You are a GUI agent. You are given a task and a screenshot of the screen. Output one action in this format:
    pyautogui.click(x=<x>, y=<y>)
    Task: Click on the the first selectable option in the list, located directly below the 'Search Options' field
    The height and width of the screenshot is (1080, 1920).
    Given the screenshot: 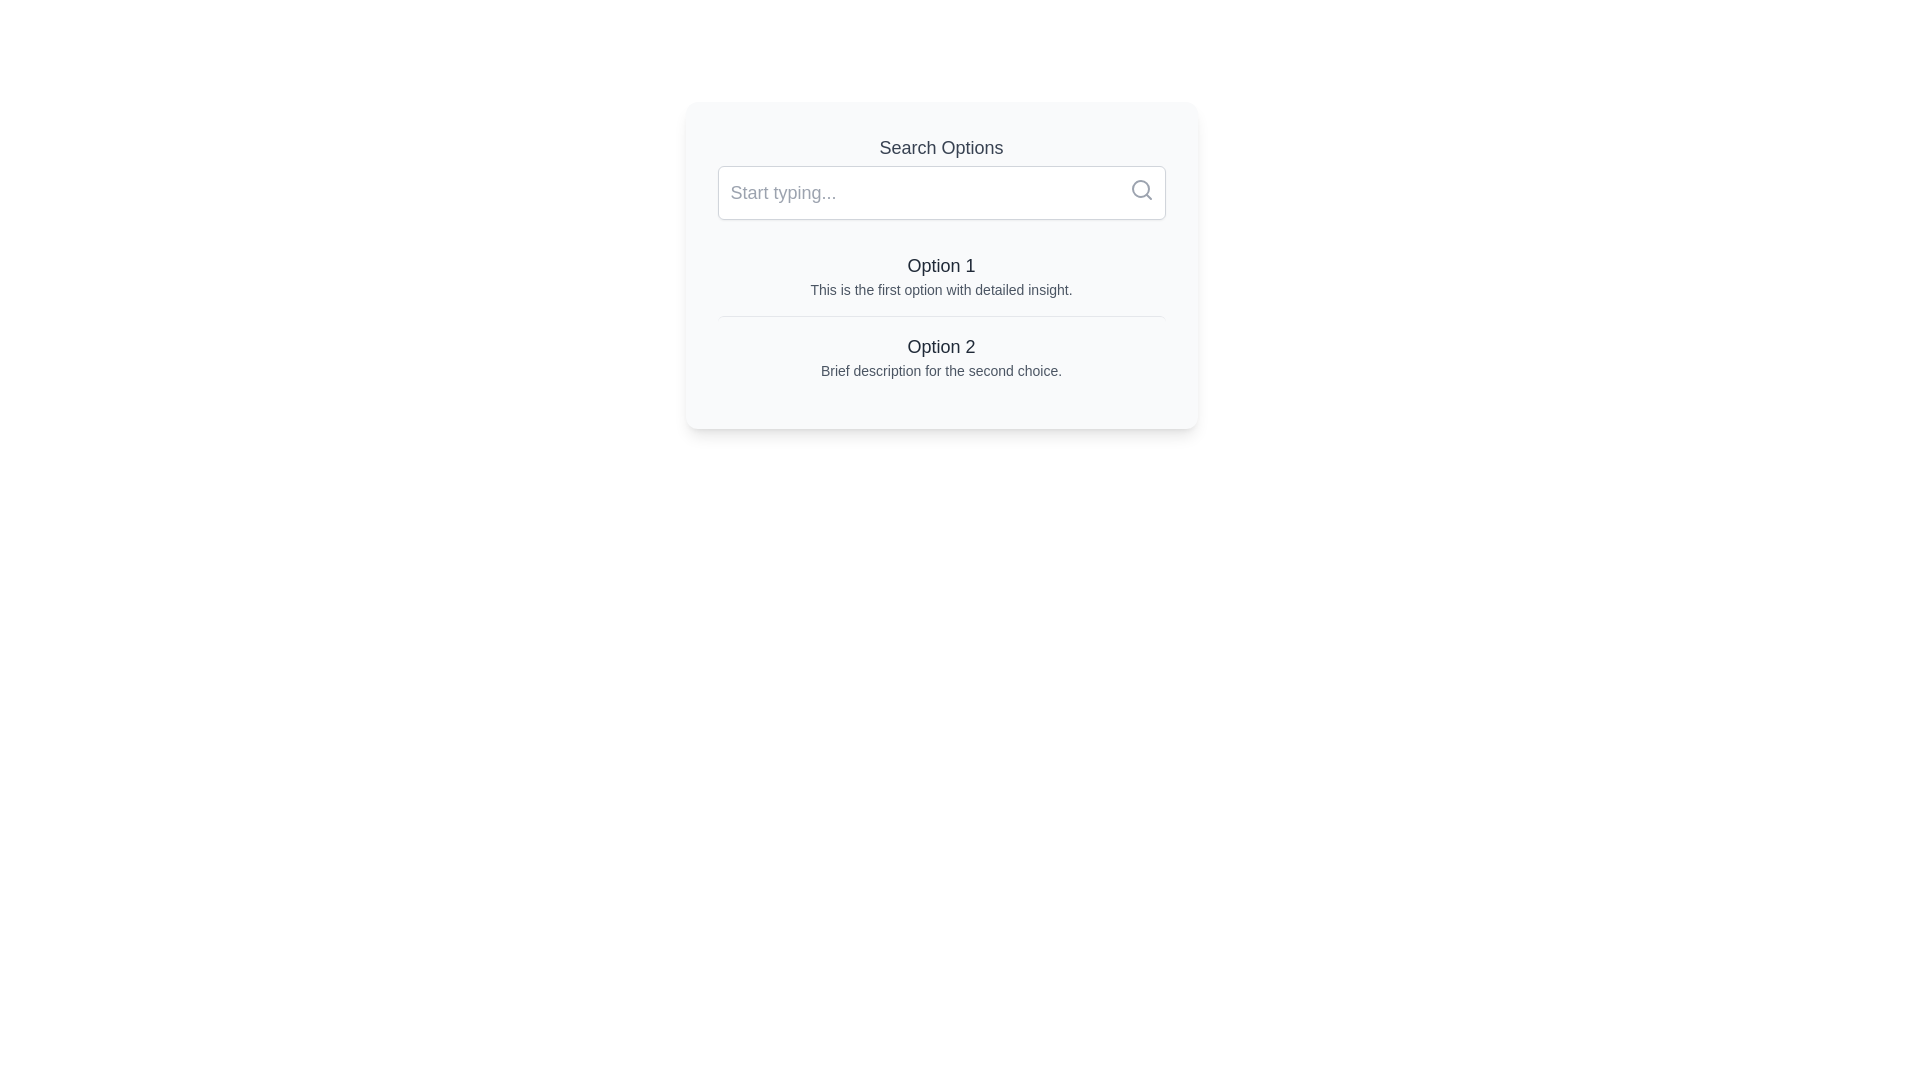 What is the action you would take?
    pyautogui.click(x=940, y=276)
    